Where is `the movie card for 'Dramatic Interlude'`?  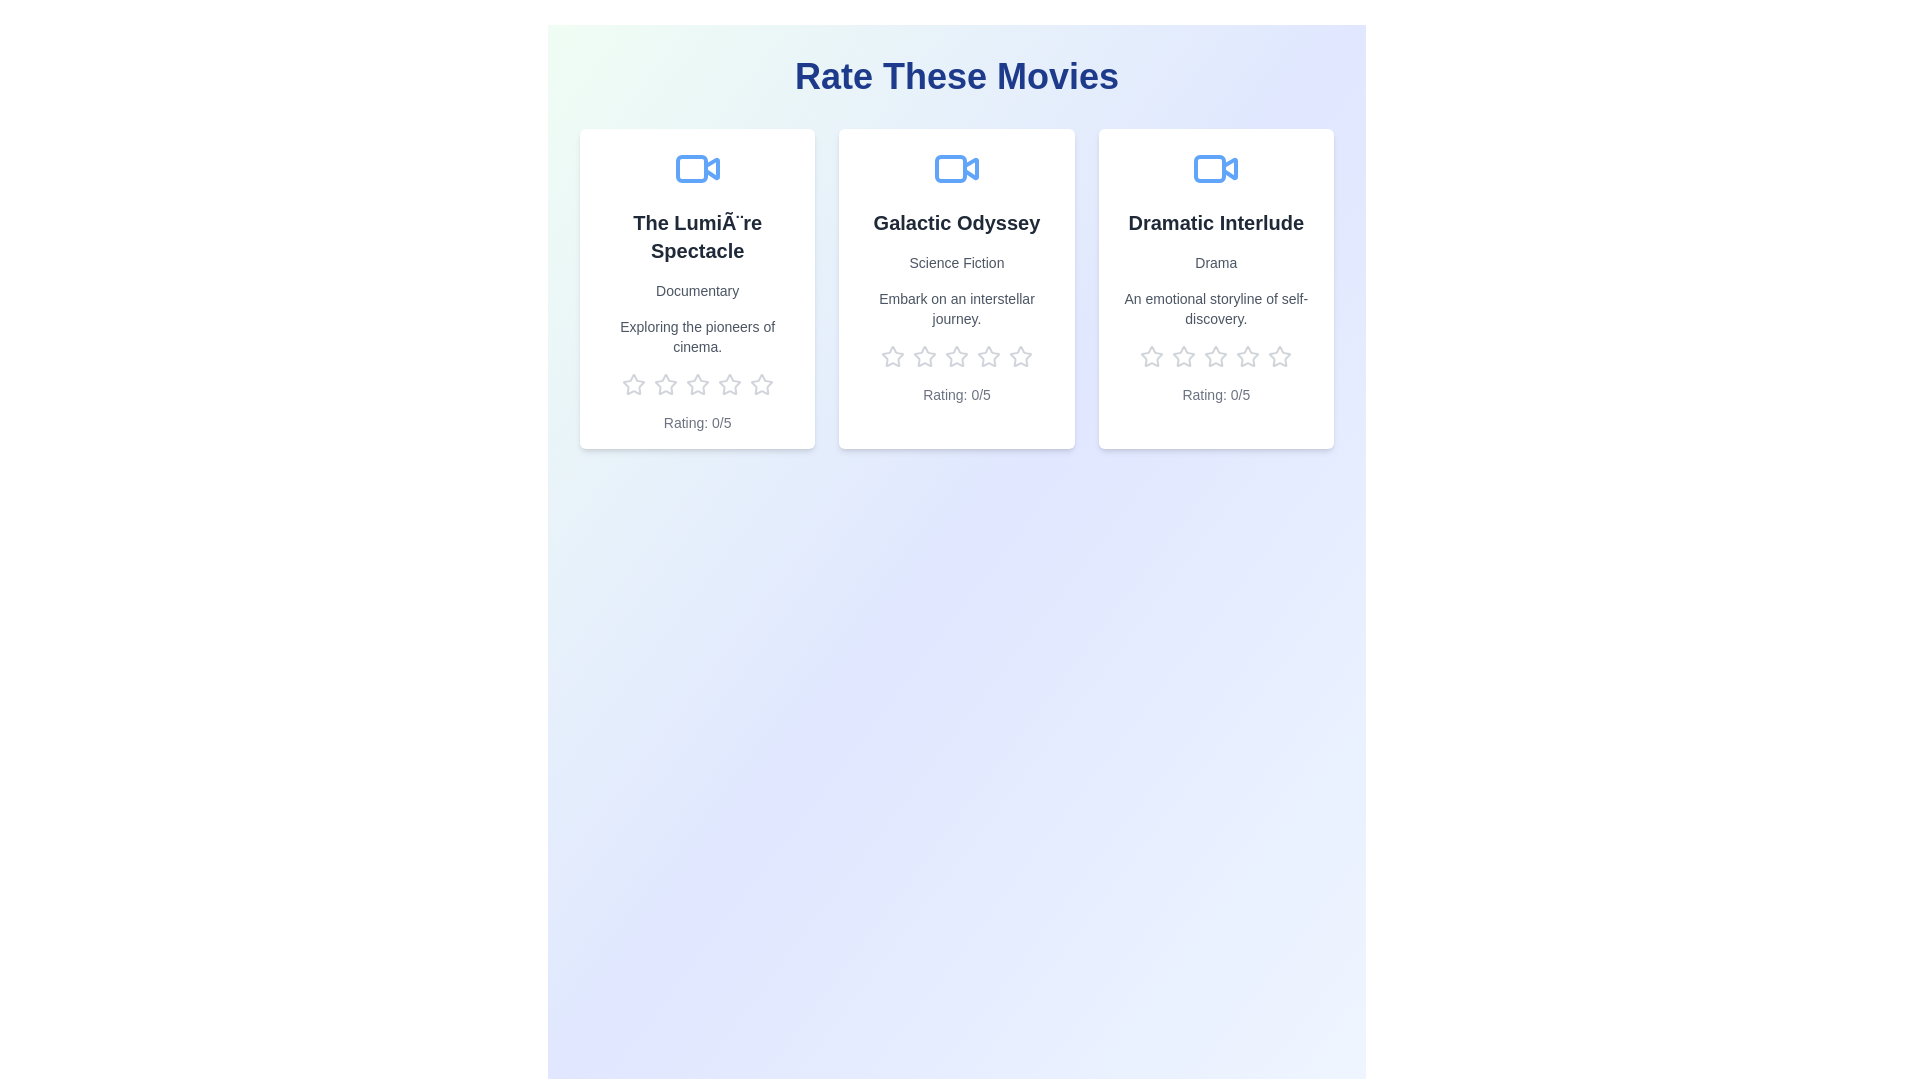 the movie card for 'Dramatic Interlude' is located at coordinates (1215, 289).